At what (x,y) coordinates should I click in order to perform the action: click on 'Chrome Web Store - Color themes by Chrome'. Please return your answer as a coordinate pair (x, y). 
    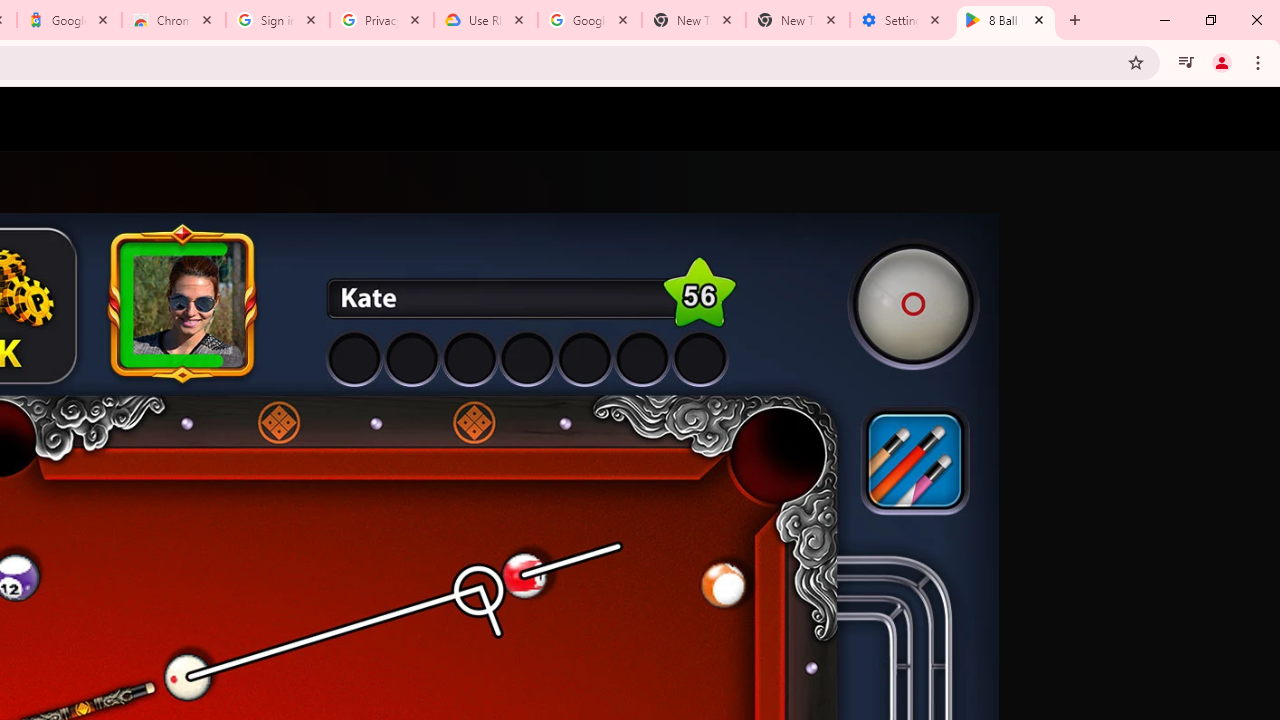
    Looking at the image, I should click on (174, 20).